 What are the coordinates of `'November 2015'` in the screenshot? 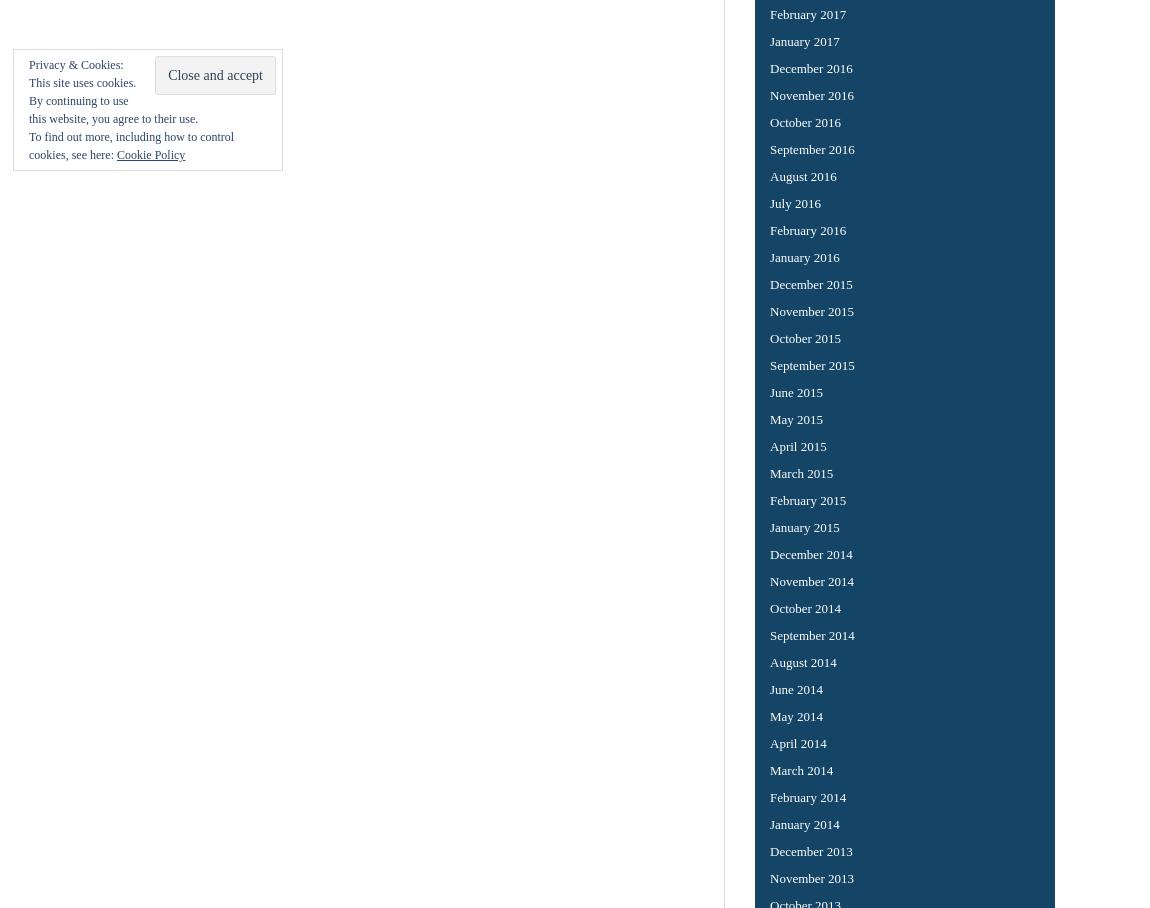 It's located at (811, 309).